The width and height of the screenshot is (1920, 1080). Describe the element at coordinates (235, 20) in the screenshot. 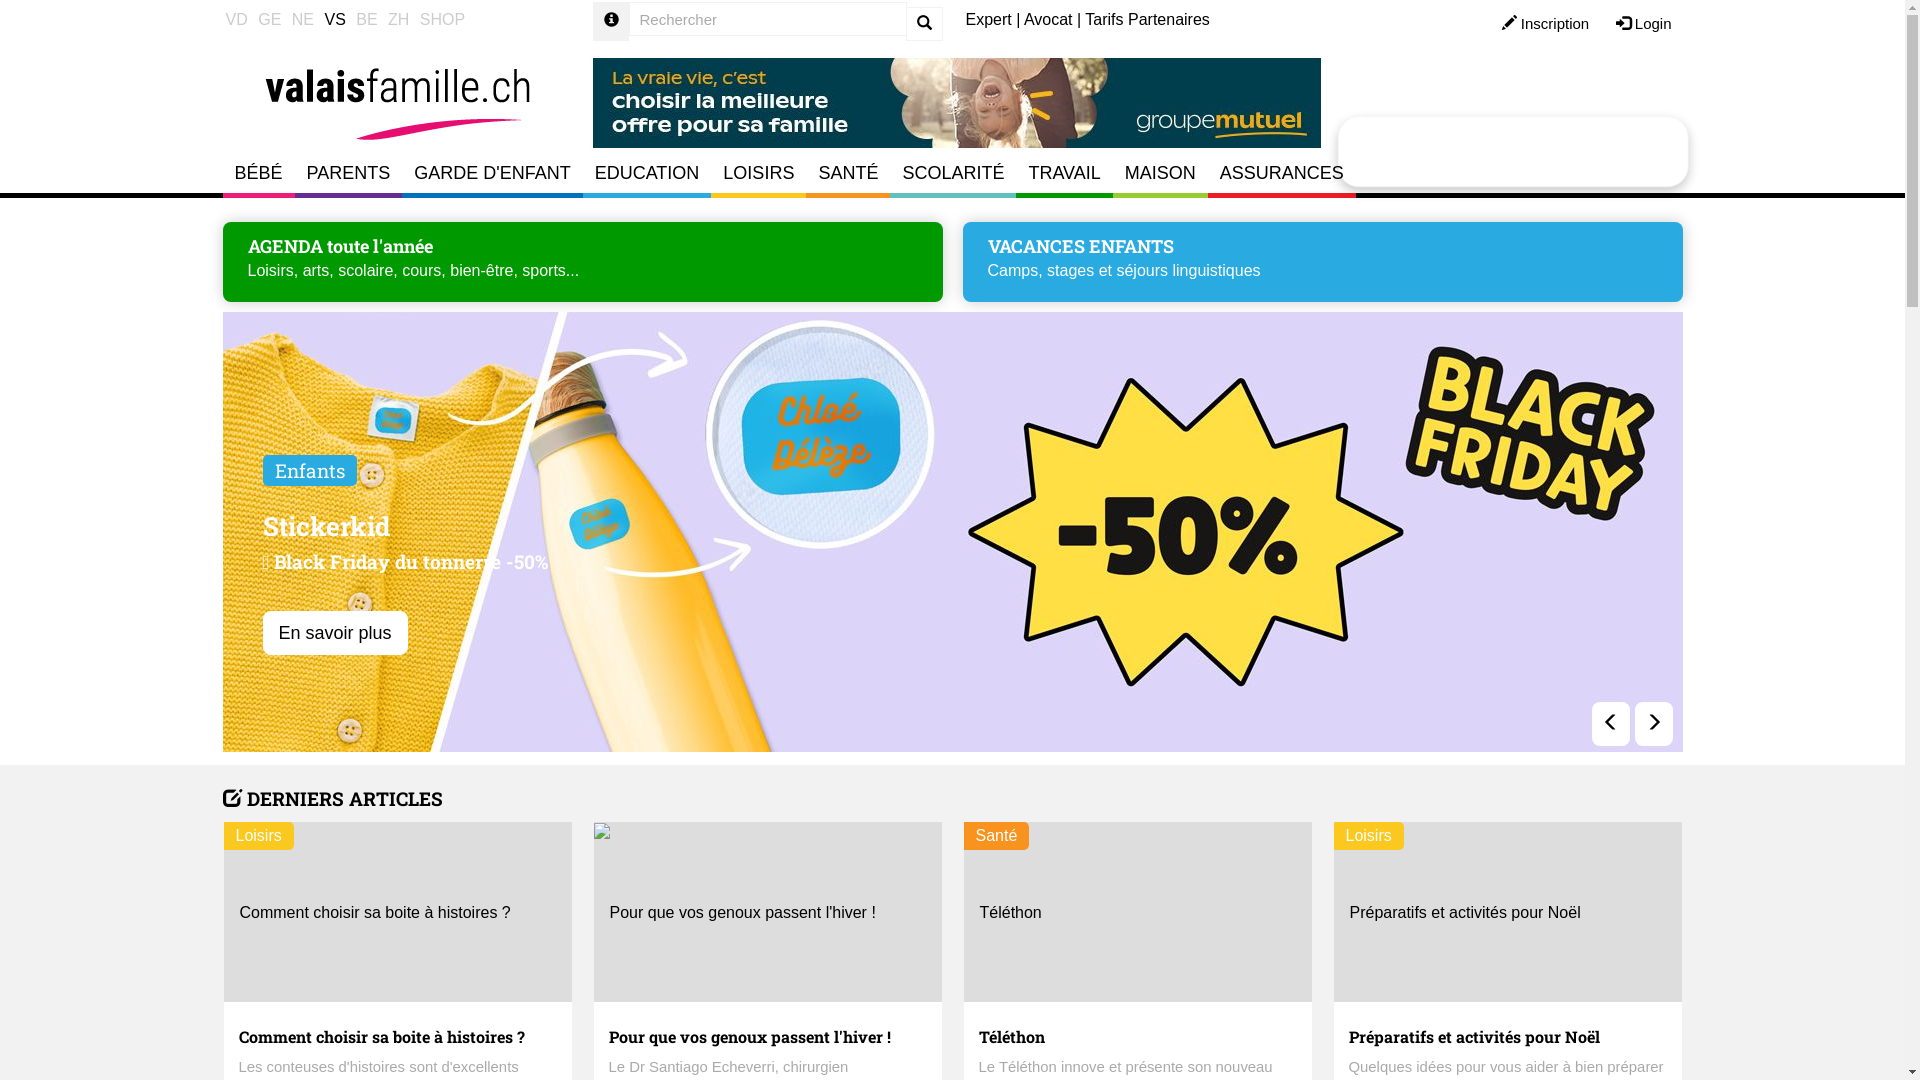

I see `'VD'` at that location.